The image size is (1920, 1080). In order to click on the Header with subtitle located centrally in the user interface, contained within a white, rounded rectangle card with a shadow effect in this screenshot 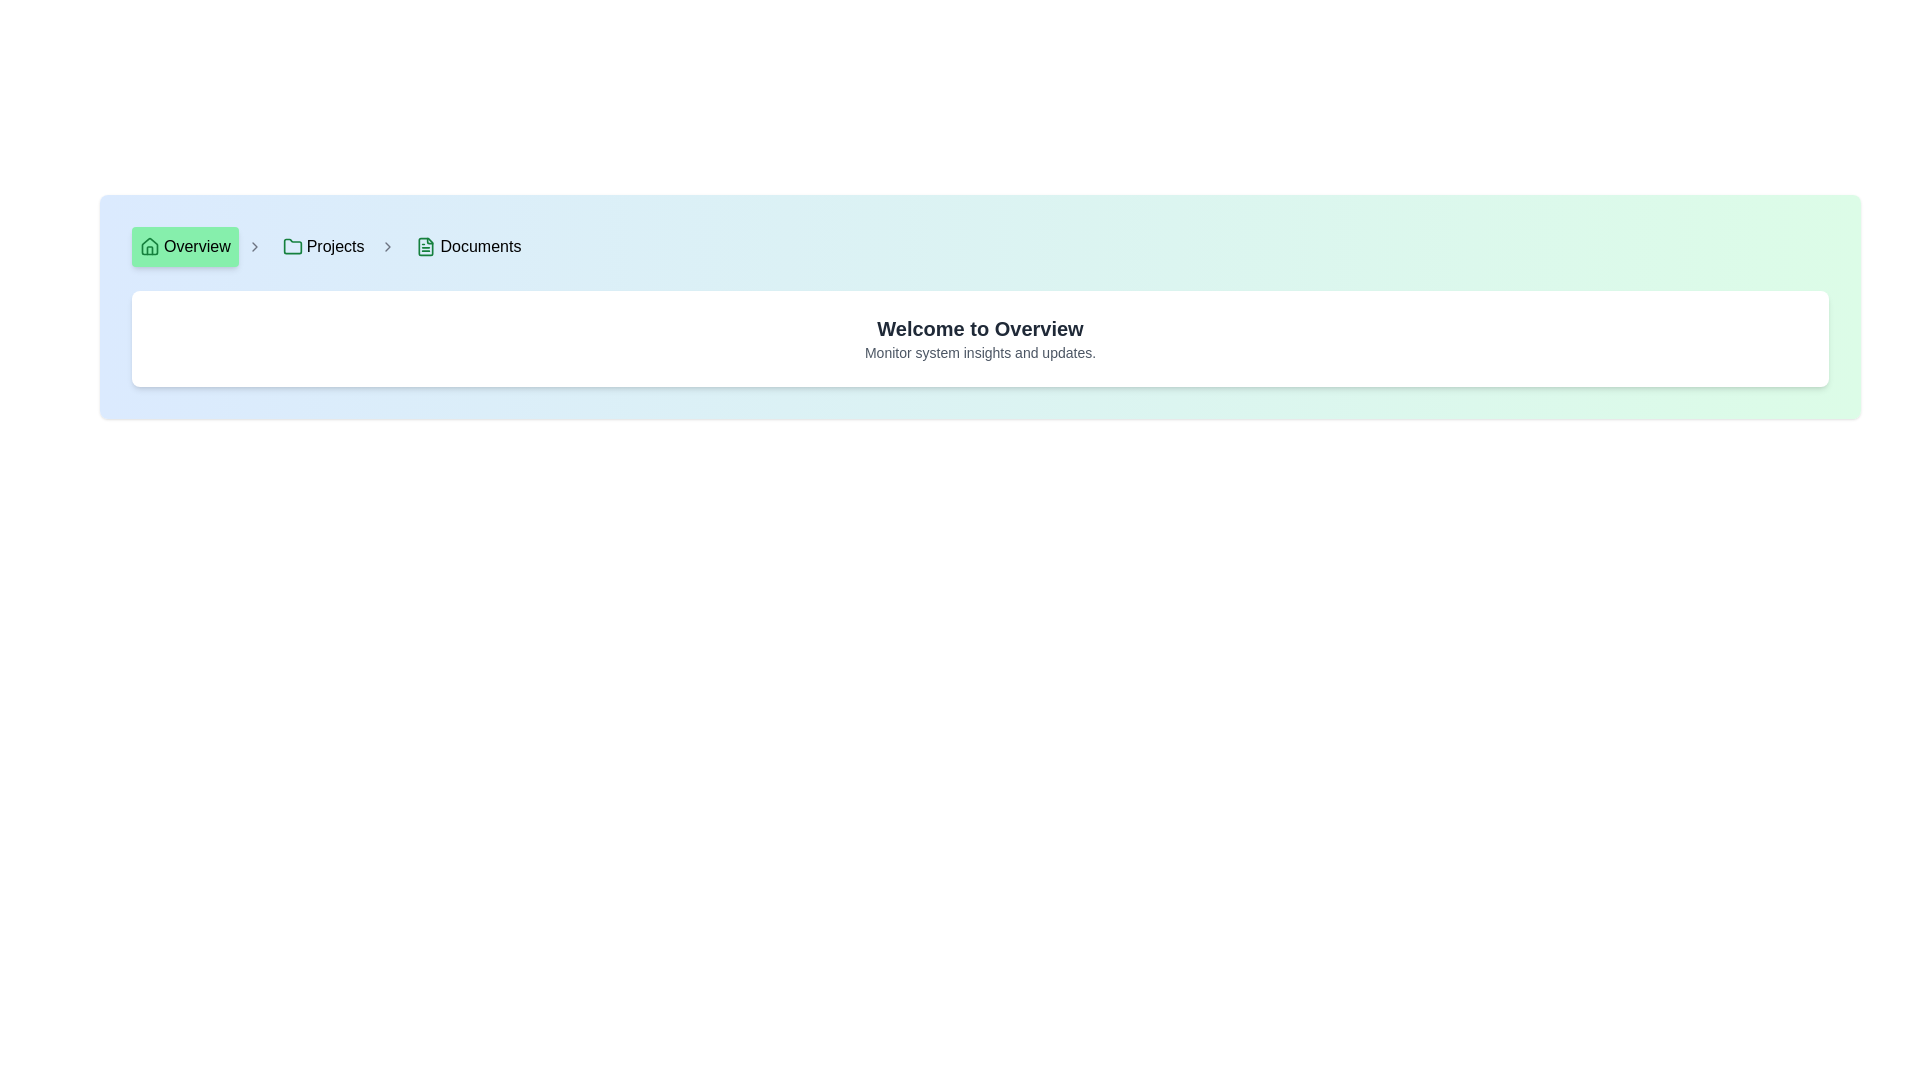, I will do `click(980, 338)`.